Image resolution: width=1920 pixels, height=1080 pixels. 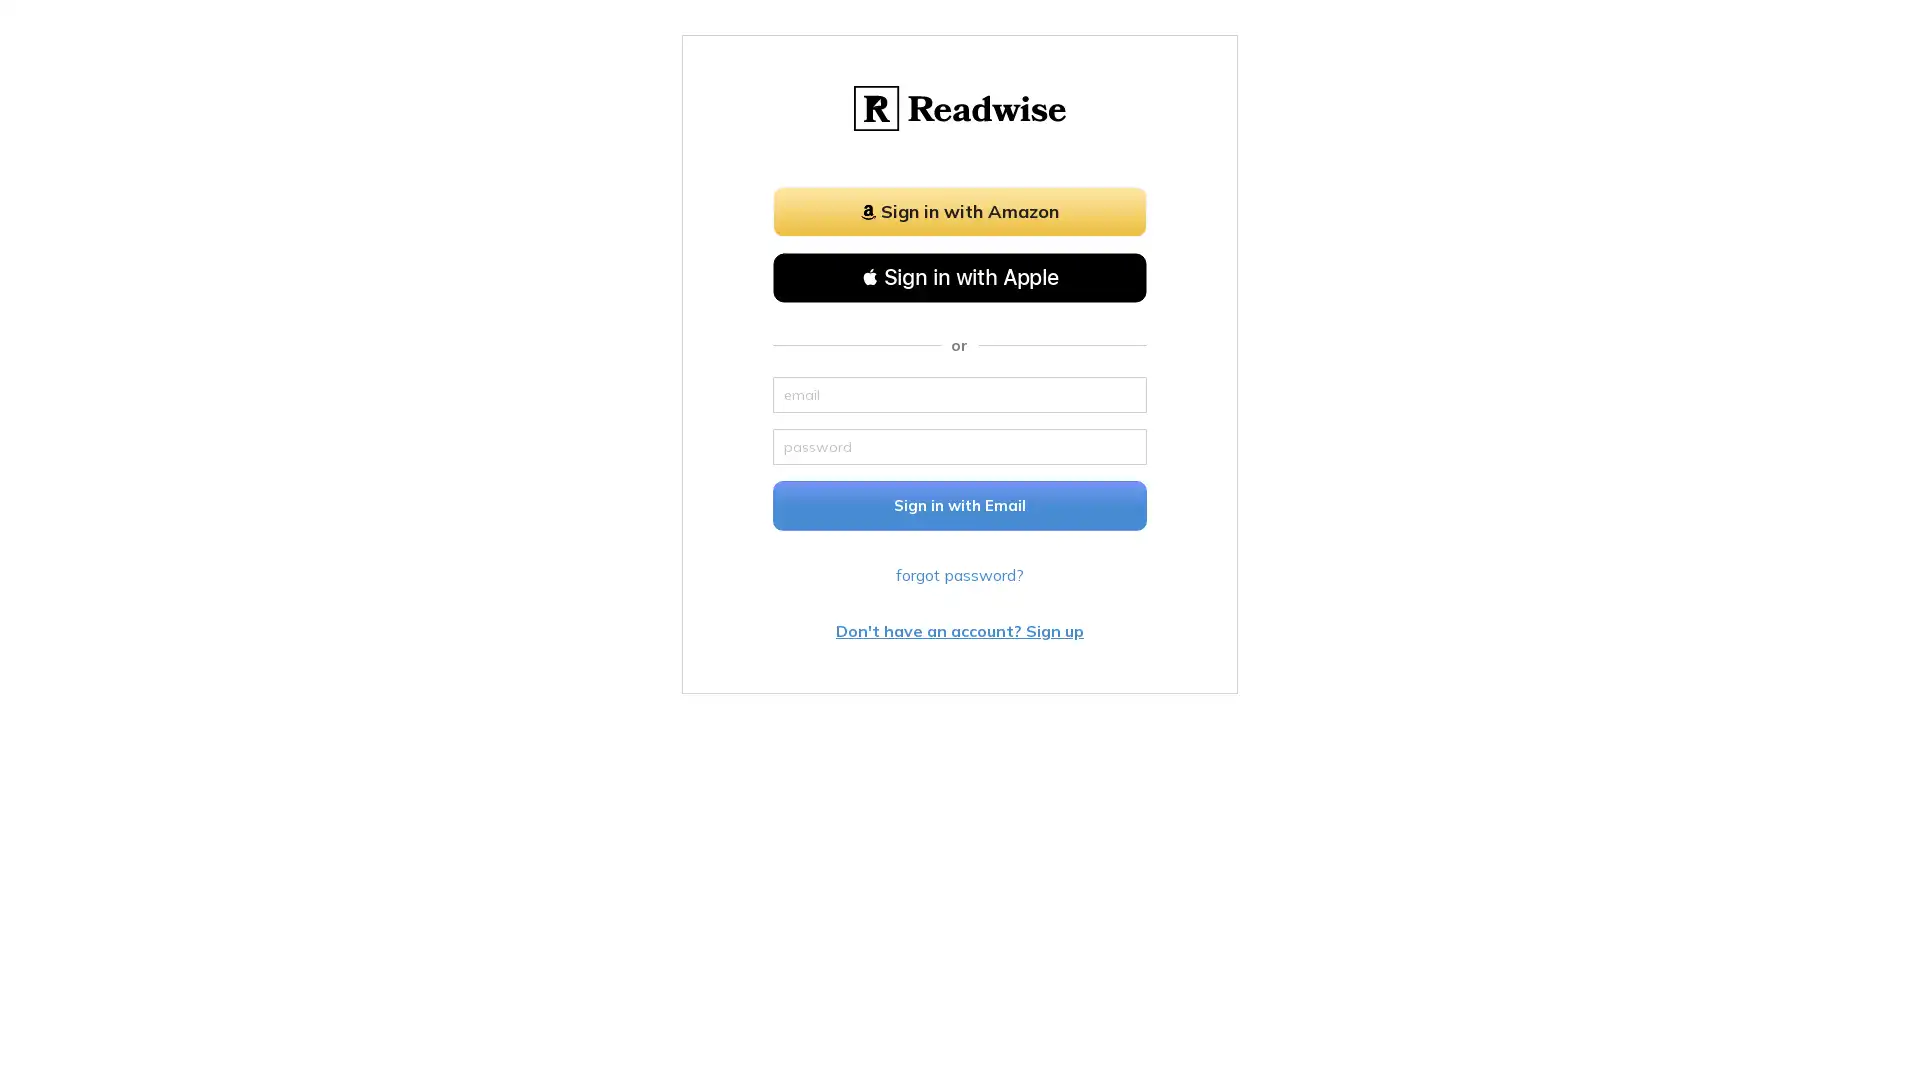 I want to click on Sign in with Email, so click(x=960, y=504).